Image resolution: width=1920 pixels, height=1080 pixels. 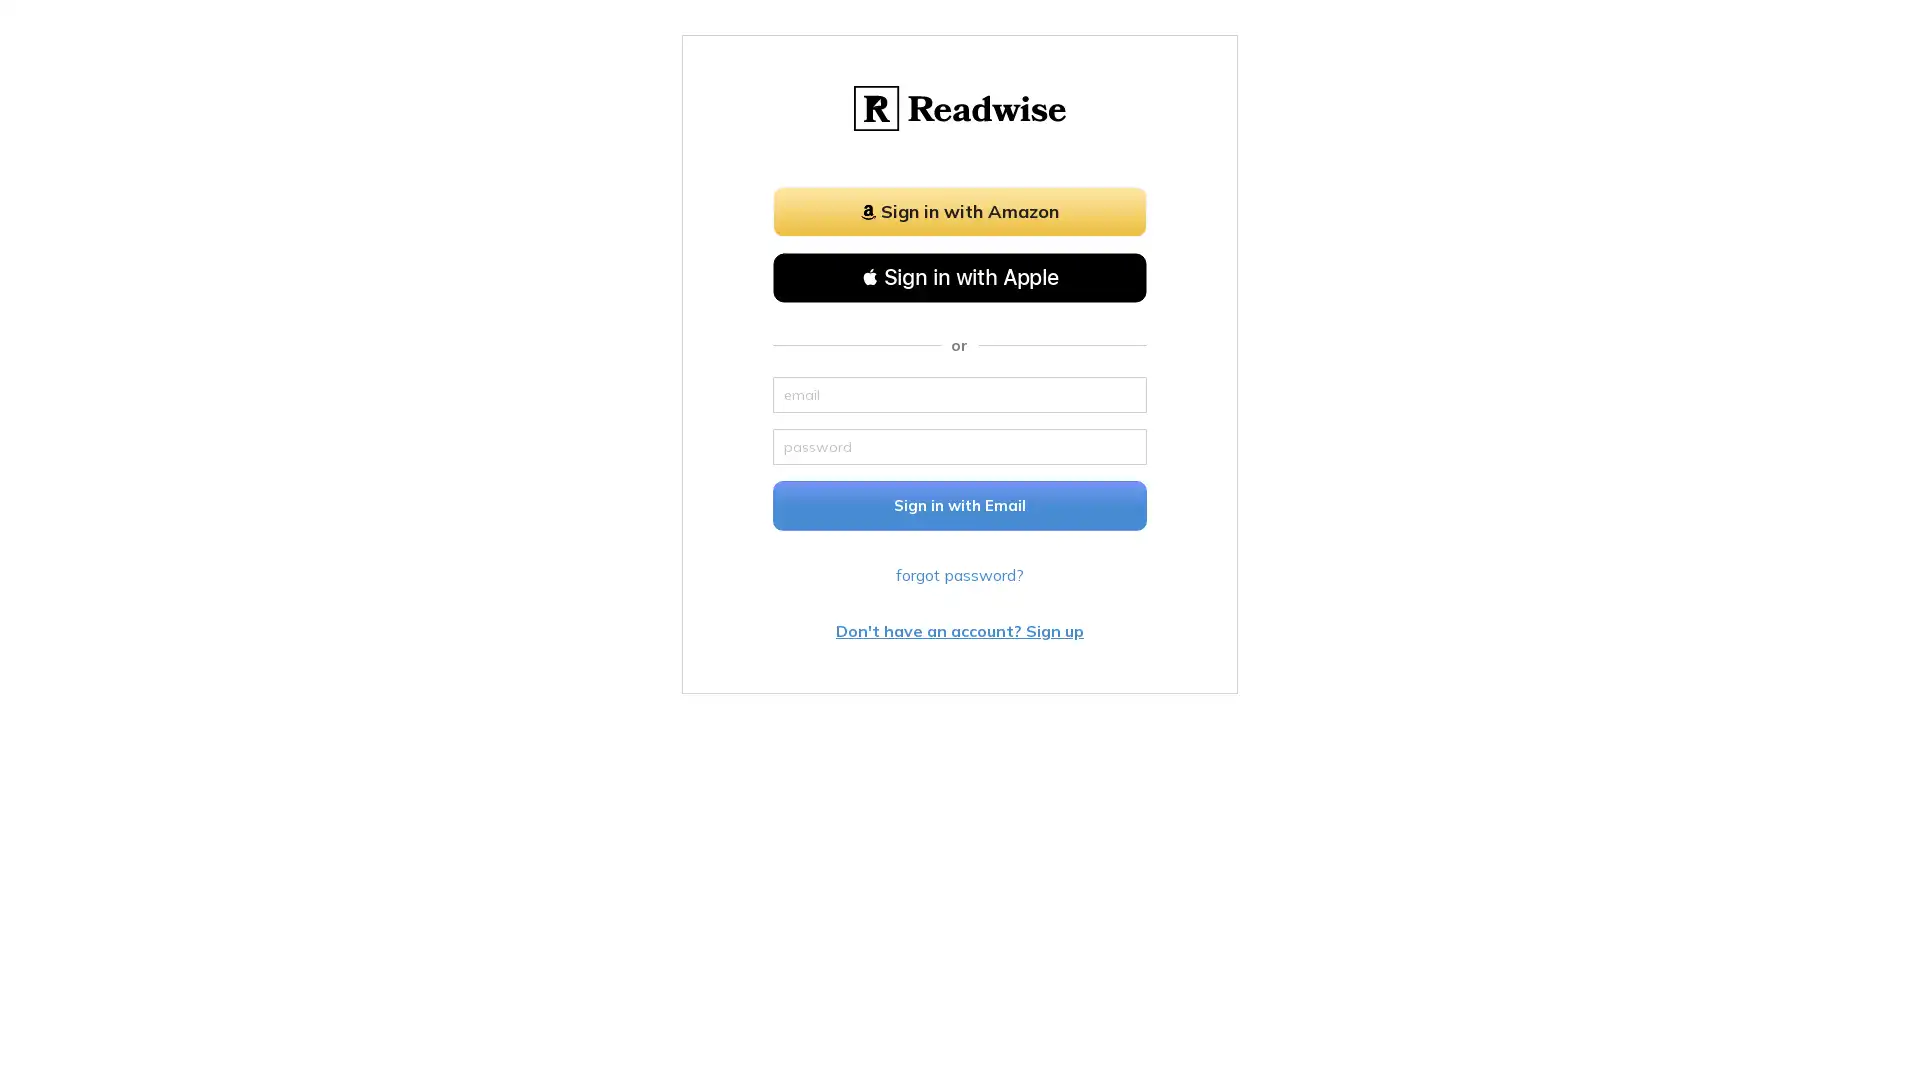 I want to click on Sign in with Email, so click(x=960, y=504).